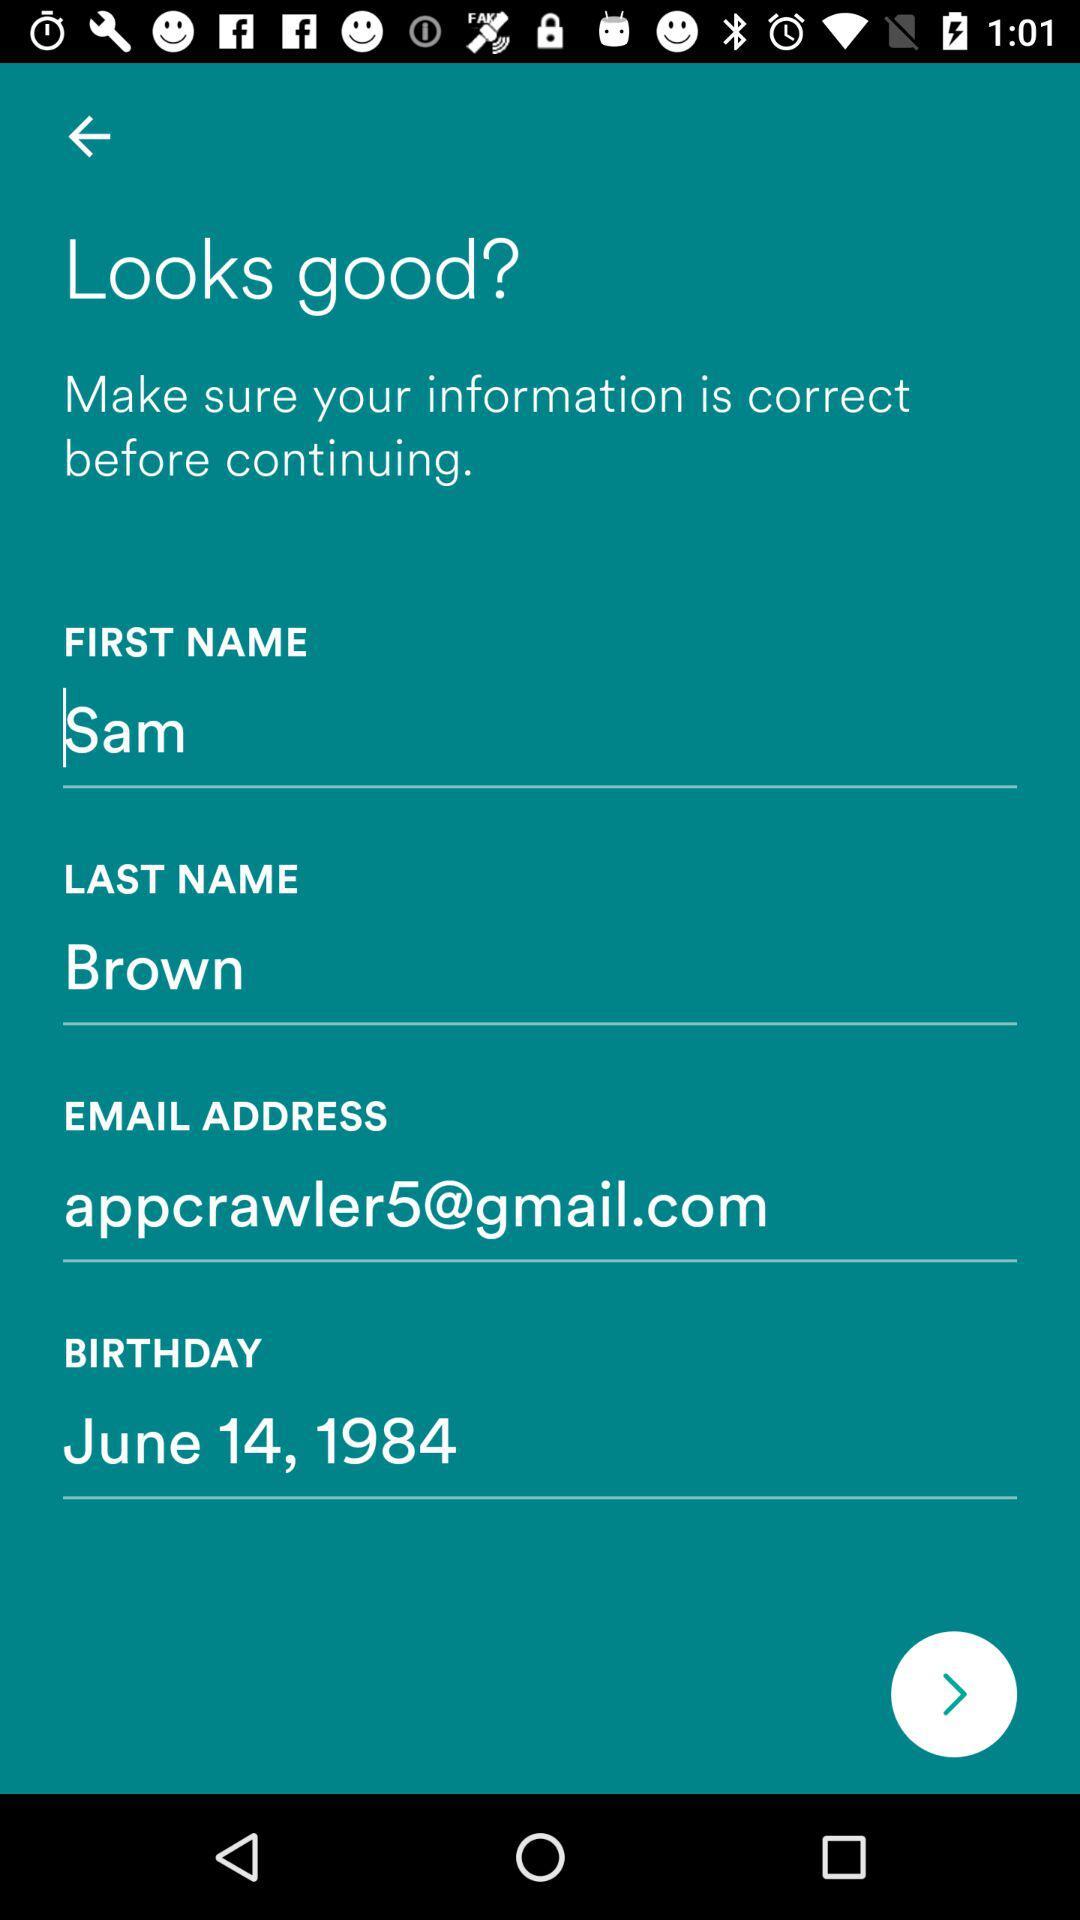  Describe the element at coordinates (540, 726) in the screenshot. I see `icon above the last name item` at that location.